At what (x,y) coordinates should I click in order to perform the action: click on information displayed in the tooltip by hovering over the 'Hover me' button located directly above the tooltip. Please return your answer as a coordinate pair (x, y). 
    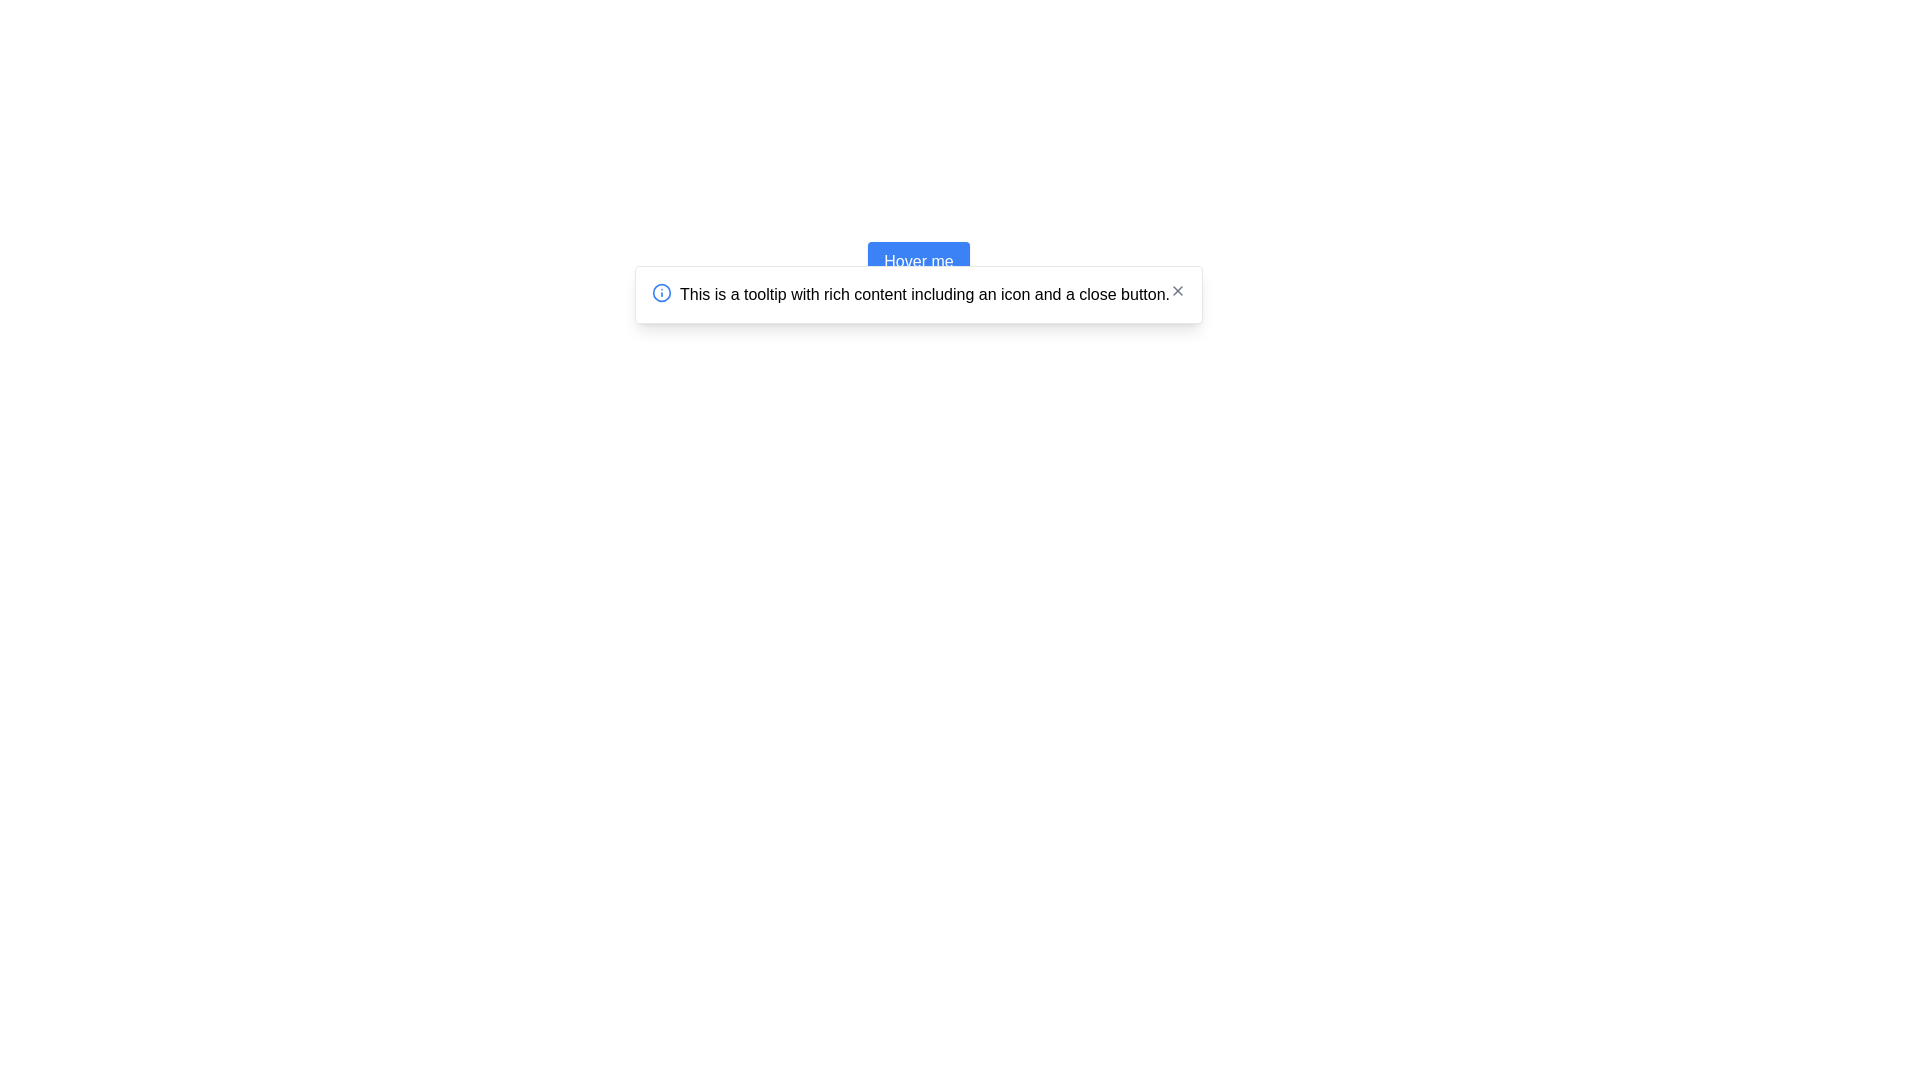
    Looking at the image, I should click on (917, 261).